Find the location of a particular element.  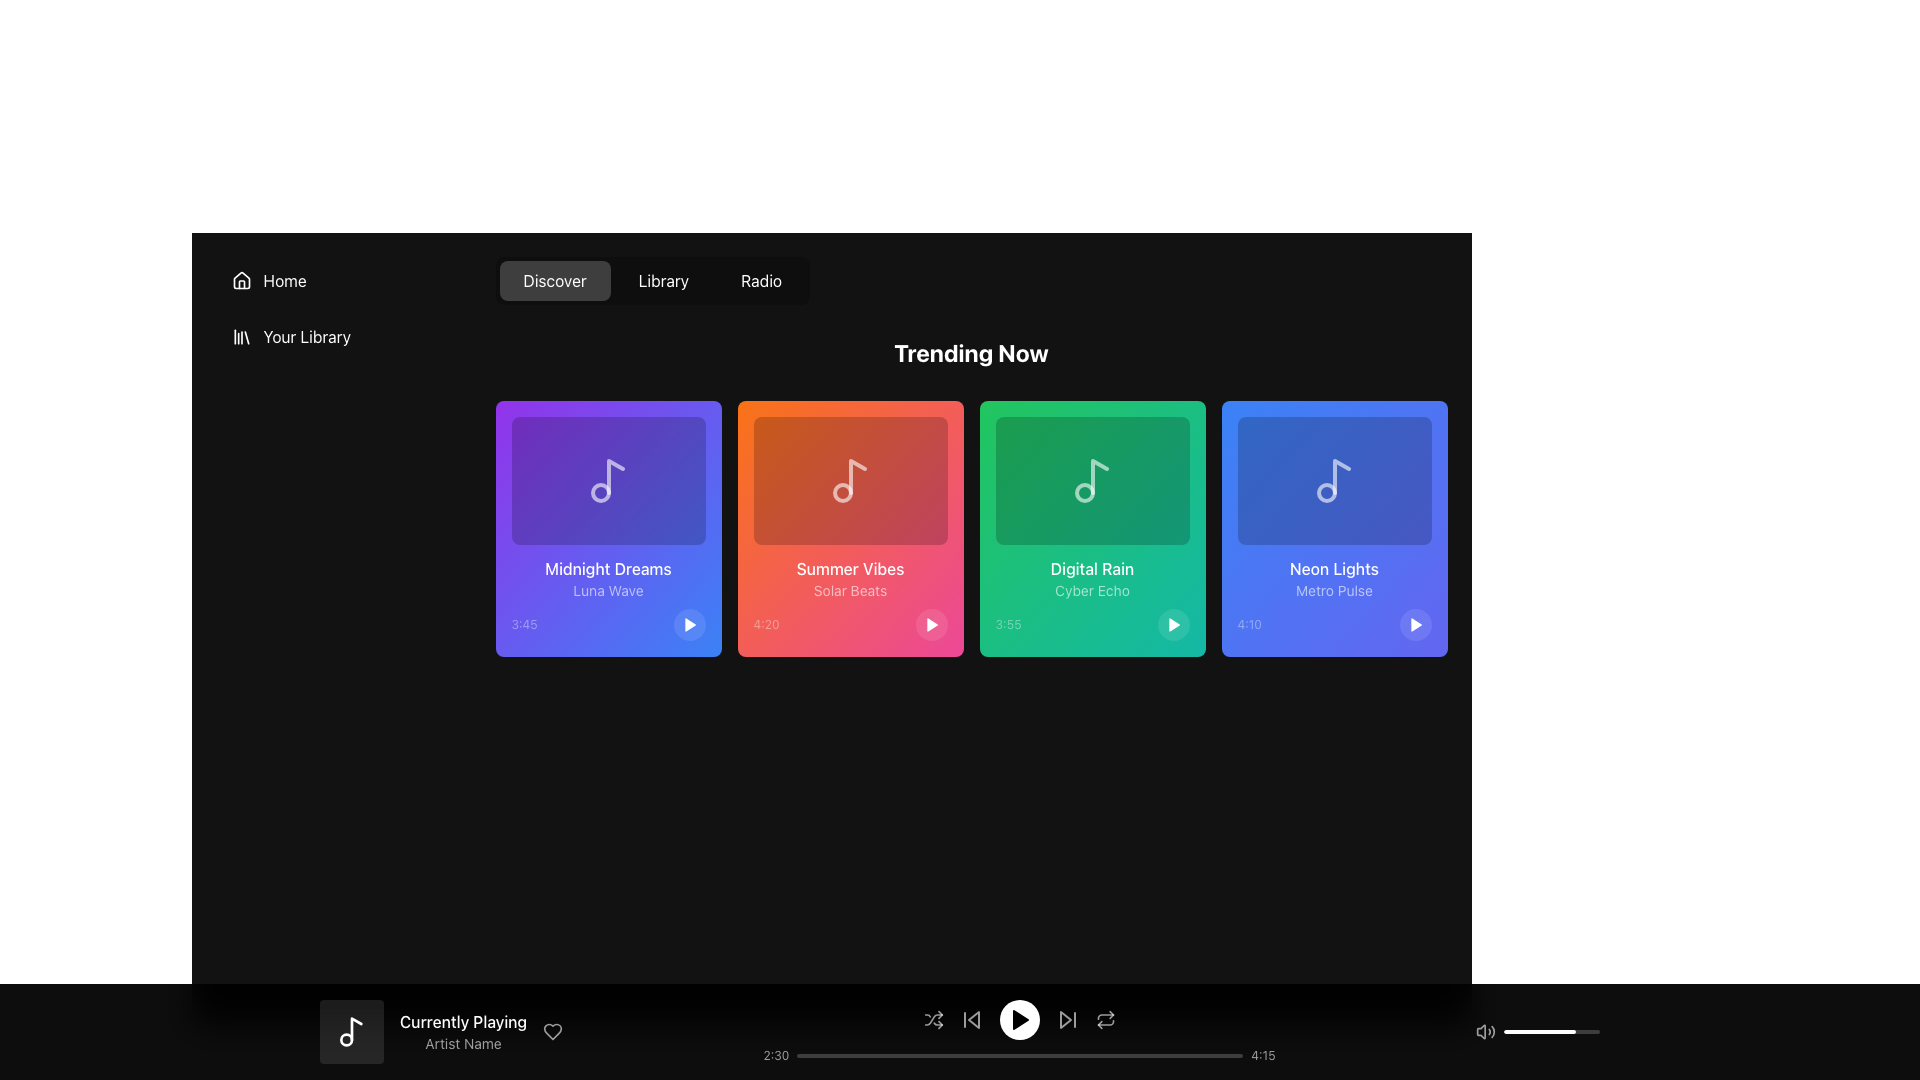

the progress bar located at the bottom center of the media player interface to seek to a different playback point is located at coordinates (1019, 1055).